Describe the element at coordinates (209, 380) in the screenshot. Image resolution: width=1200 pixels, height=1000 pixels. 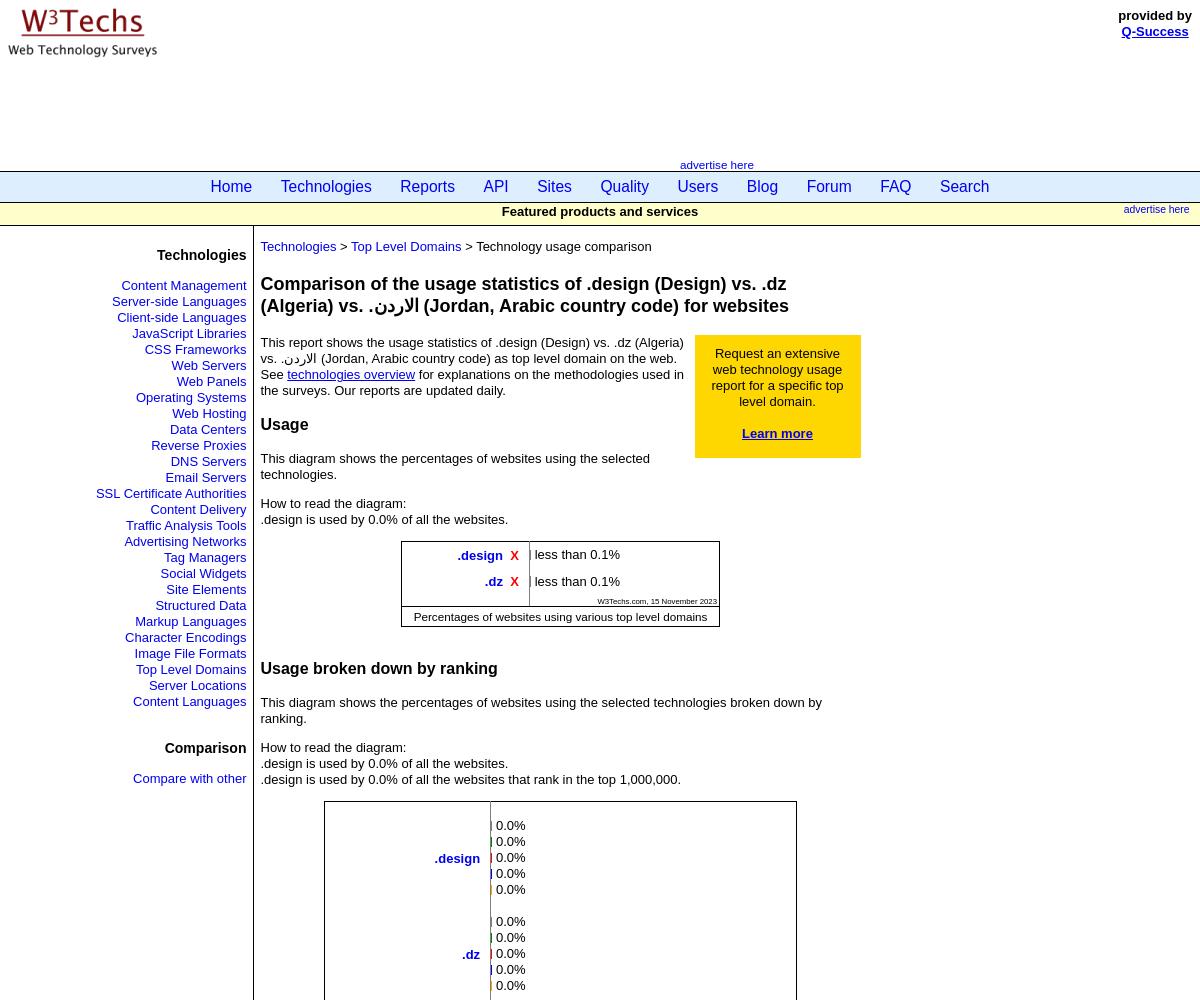
I see `'Web Panels'` at that location.